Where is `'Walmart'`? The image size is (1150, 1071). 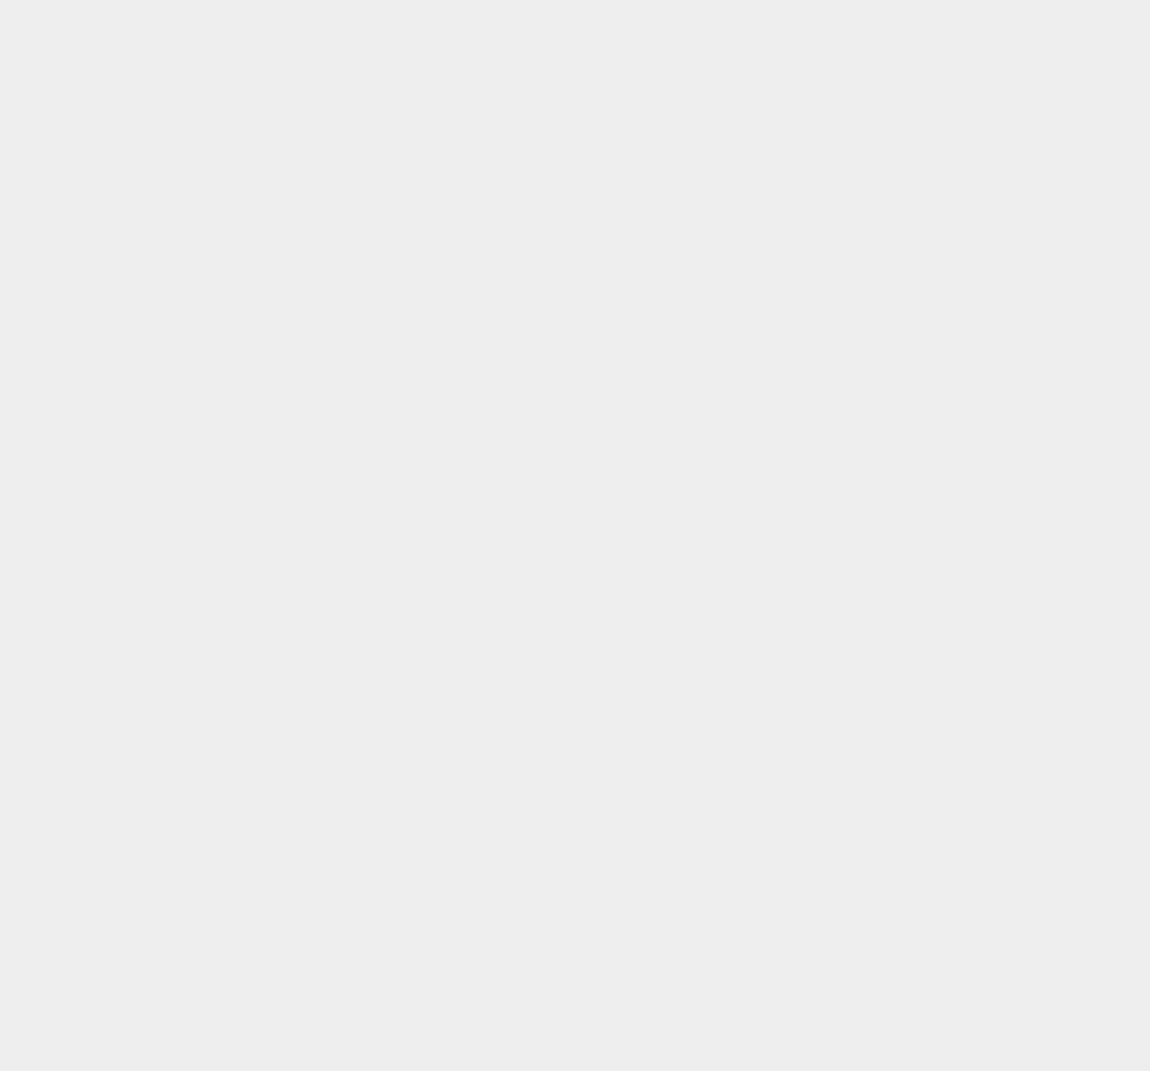
'Walmart' is located at coordinates (812, 131).